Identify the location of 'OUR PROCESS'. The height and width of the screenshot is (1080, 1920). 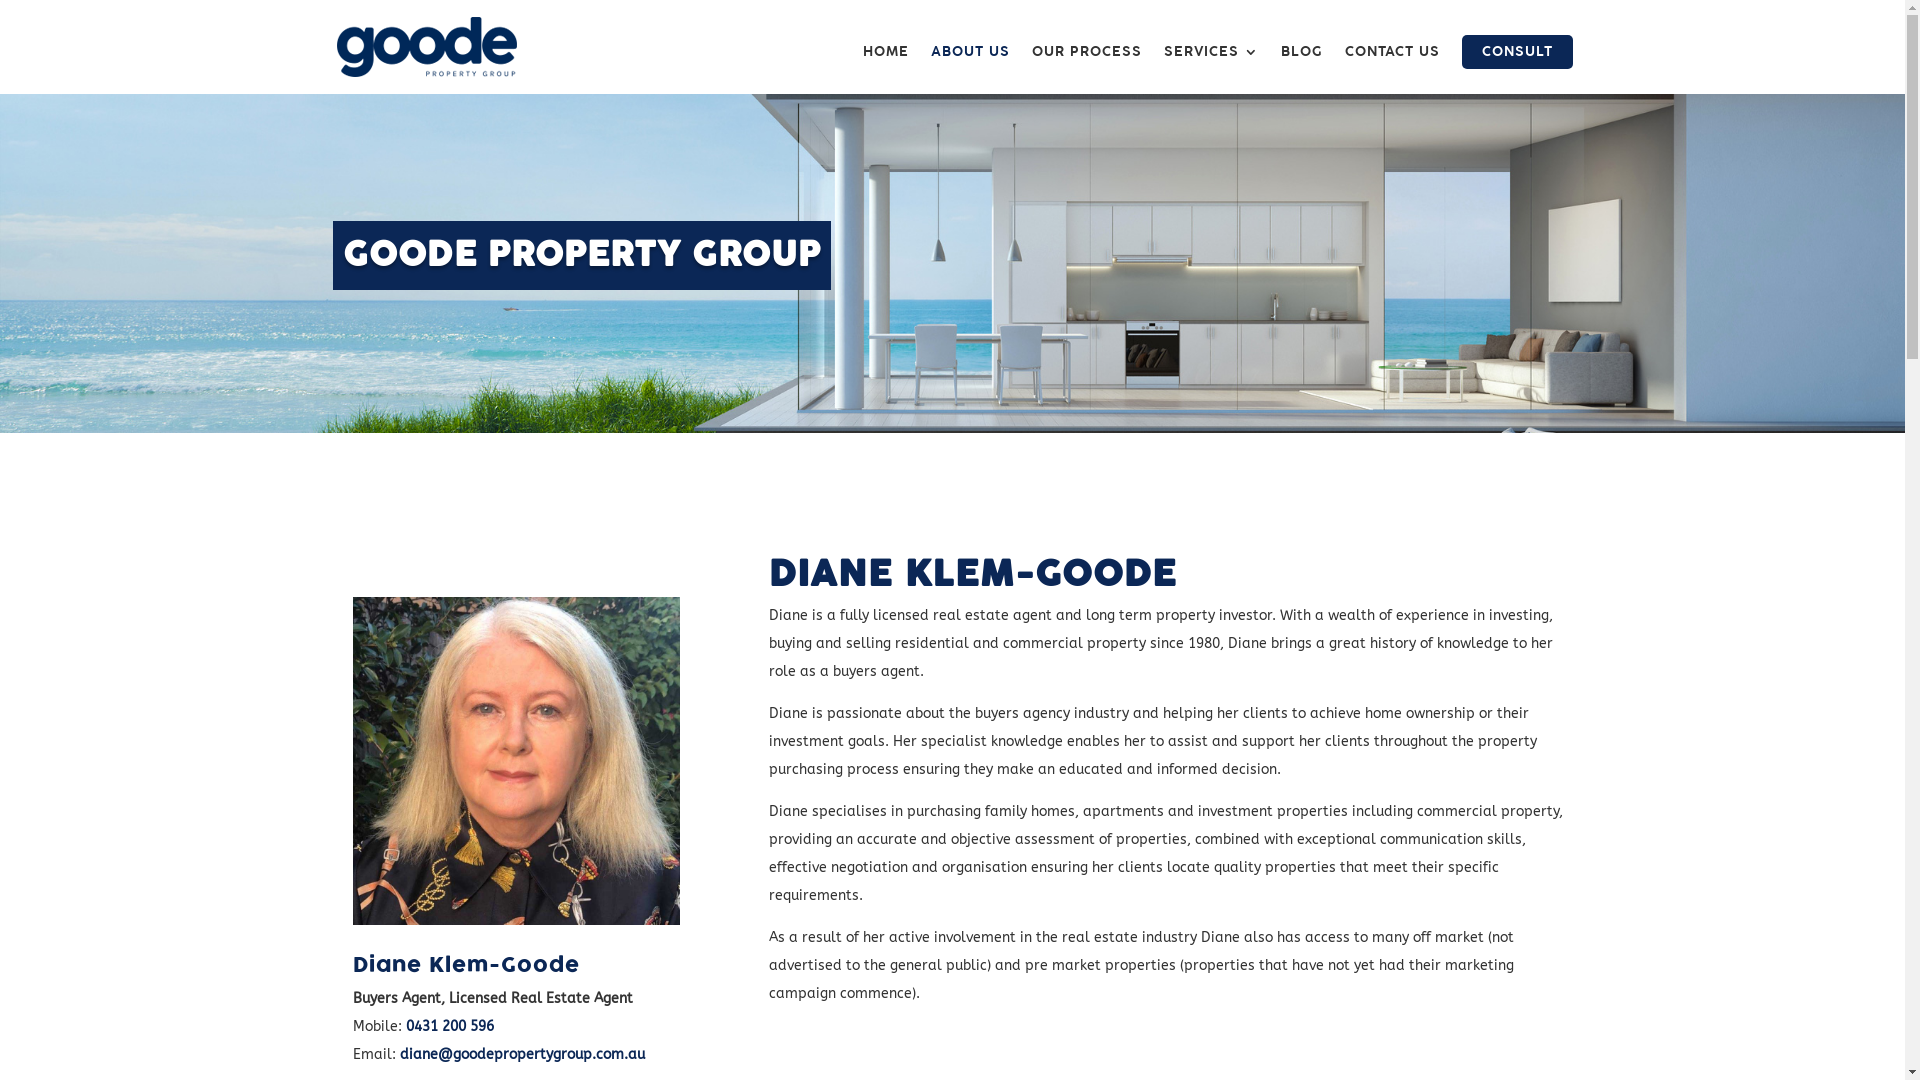
(1085, 68).